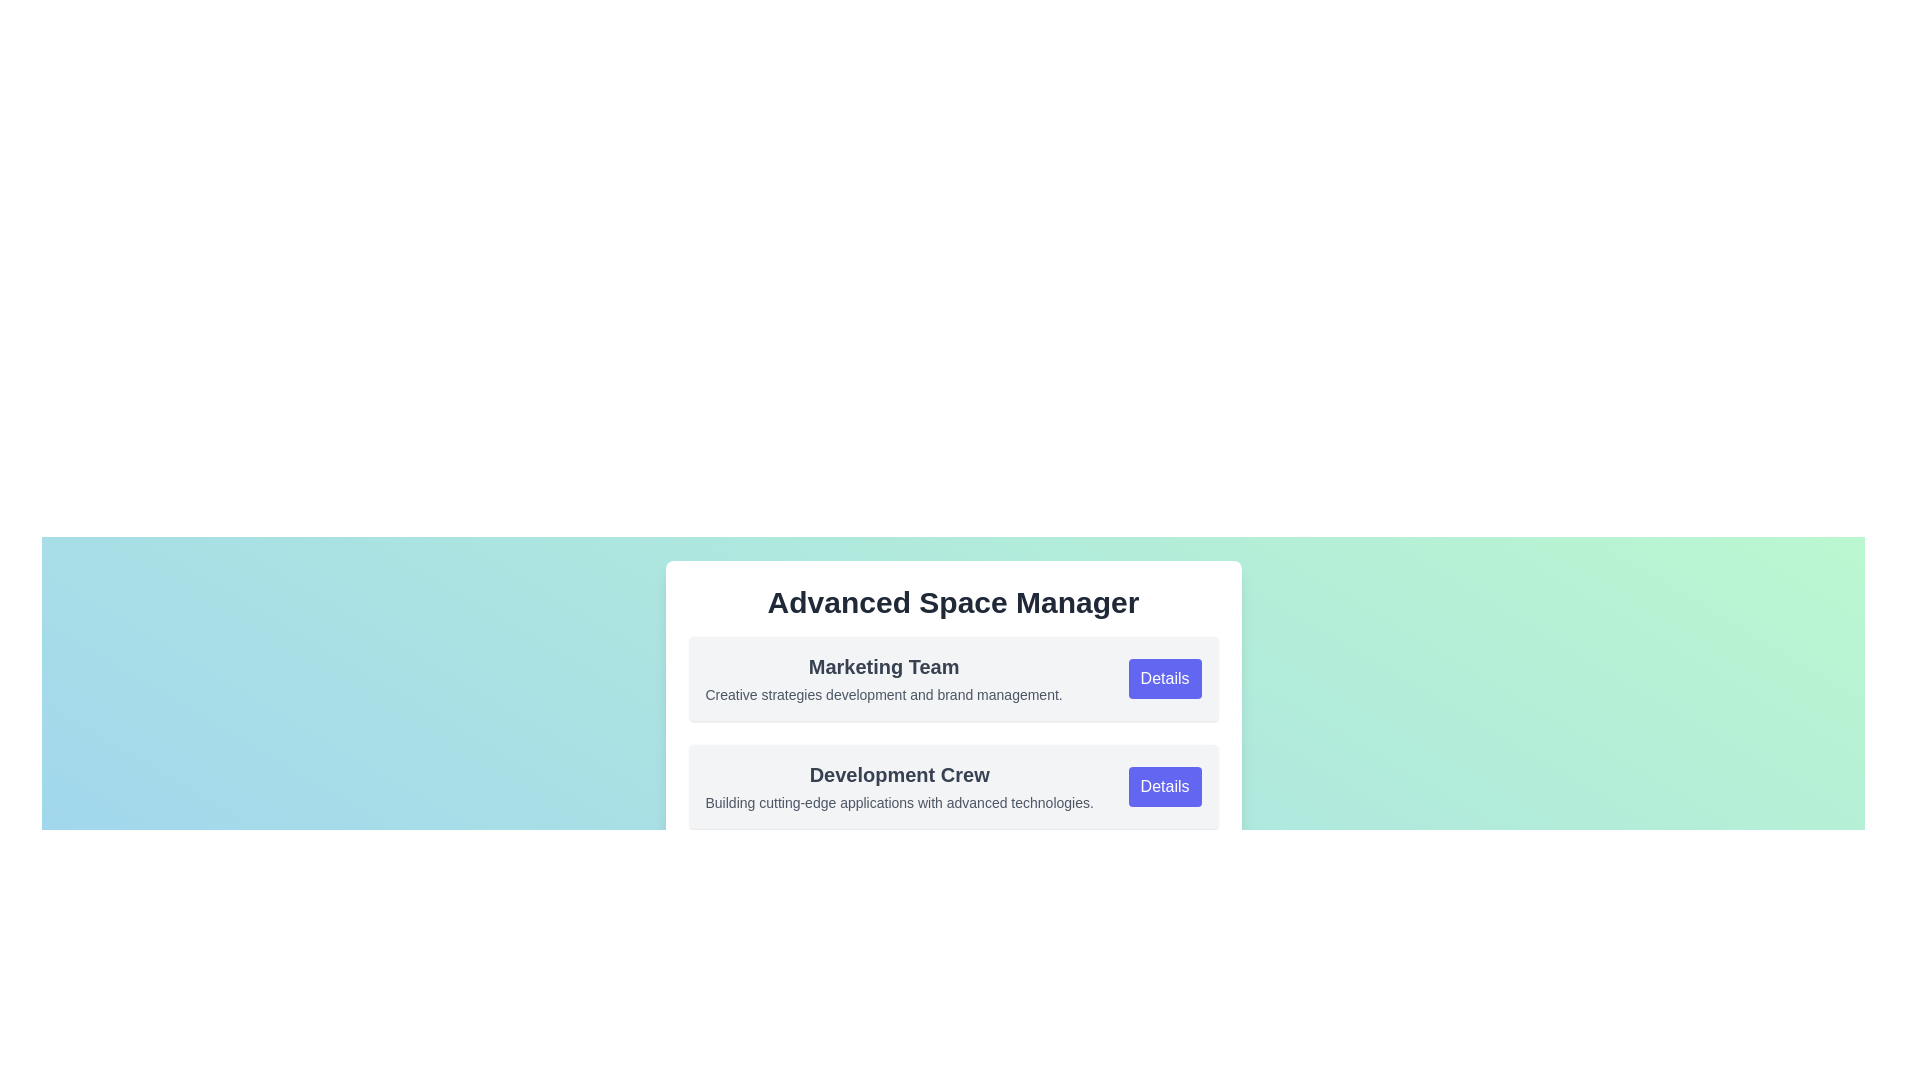 This screenshot has width=1920, height=1080. What do you see at coordinates (898, 801) in the screenshot?
I see `the TextLabel that provides descriptive text for the 'Development Crew', located below the 'Development Crew' title and above the 'Details' button` at bounding box center [898, 801].